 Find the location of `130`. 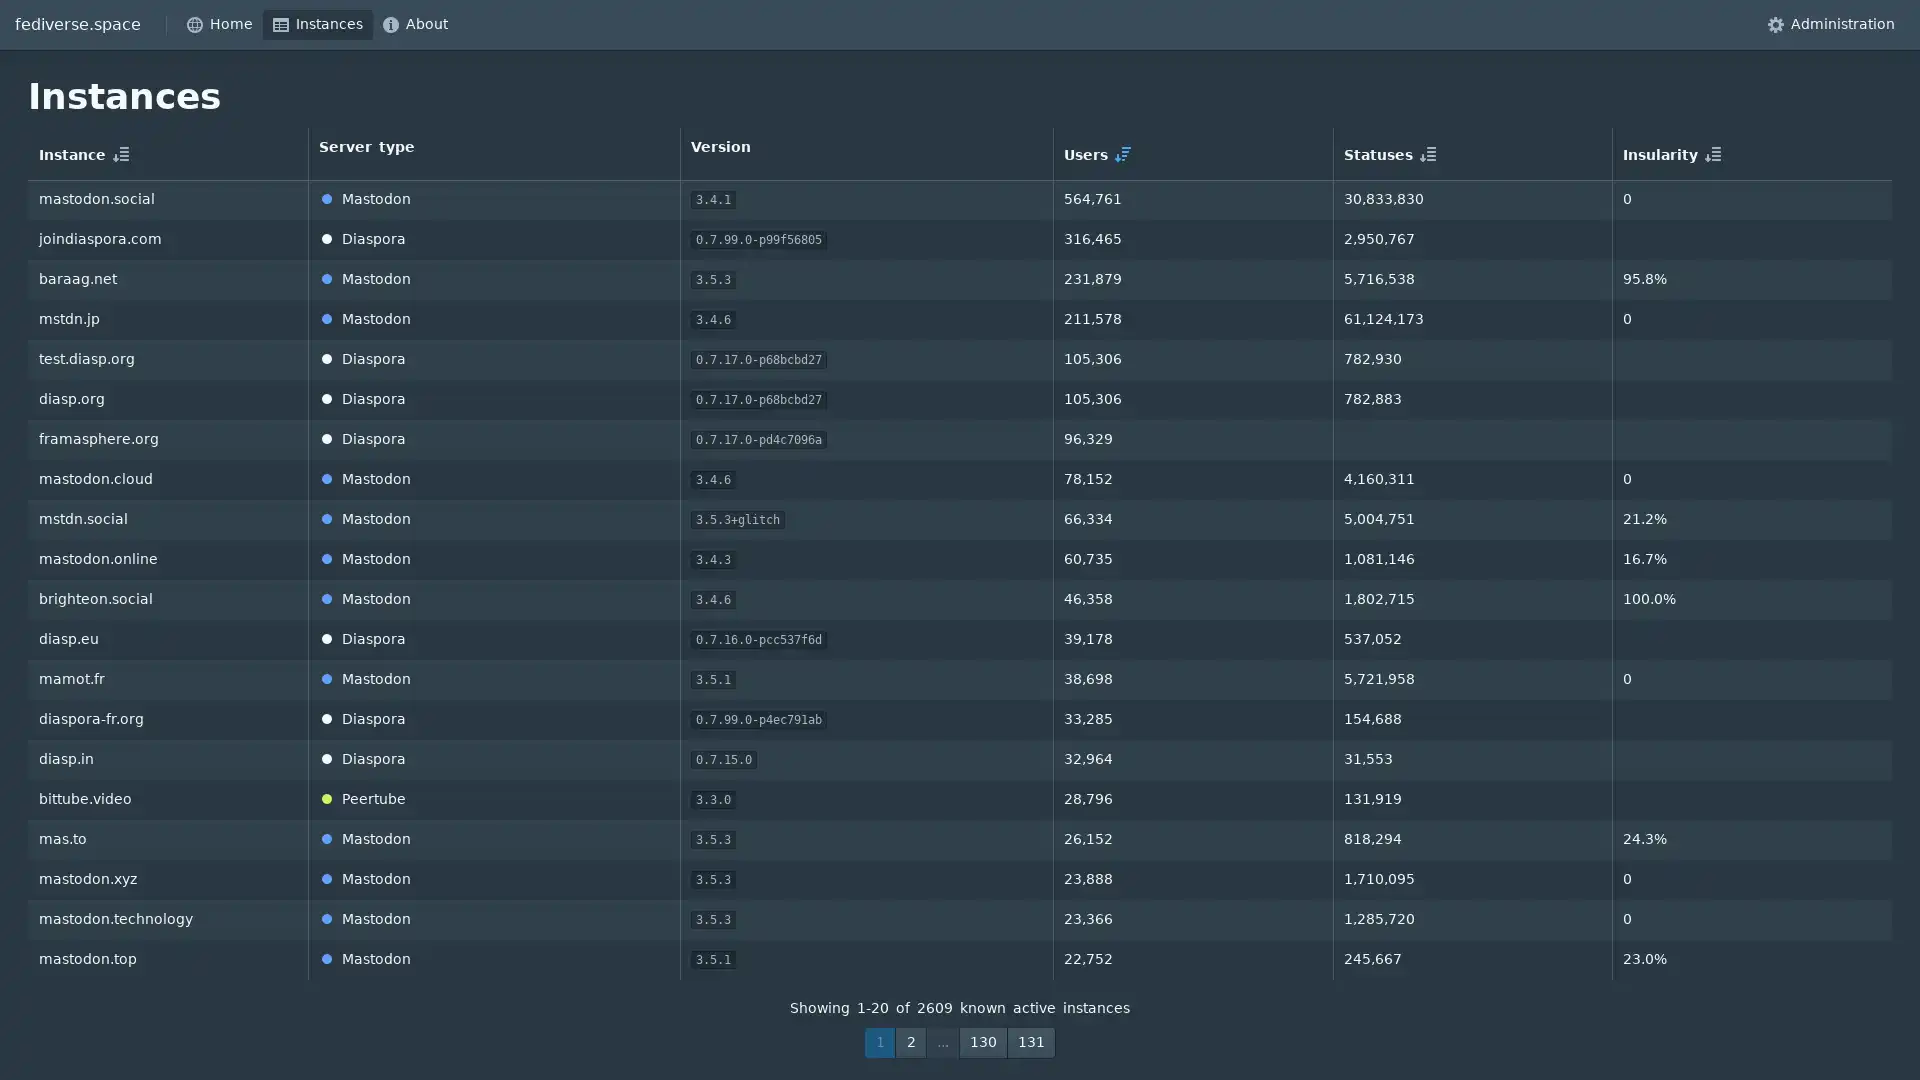

130 is located at coordinates (983, 1041).